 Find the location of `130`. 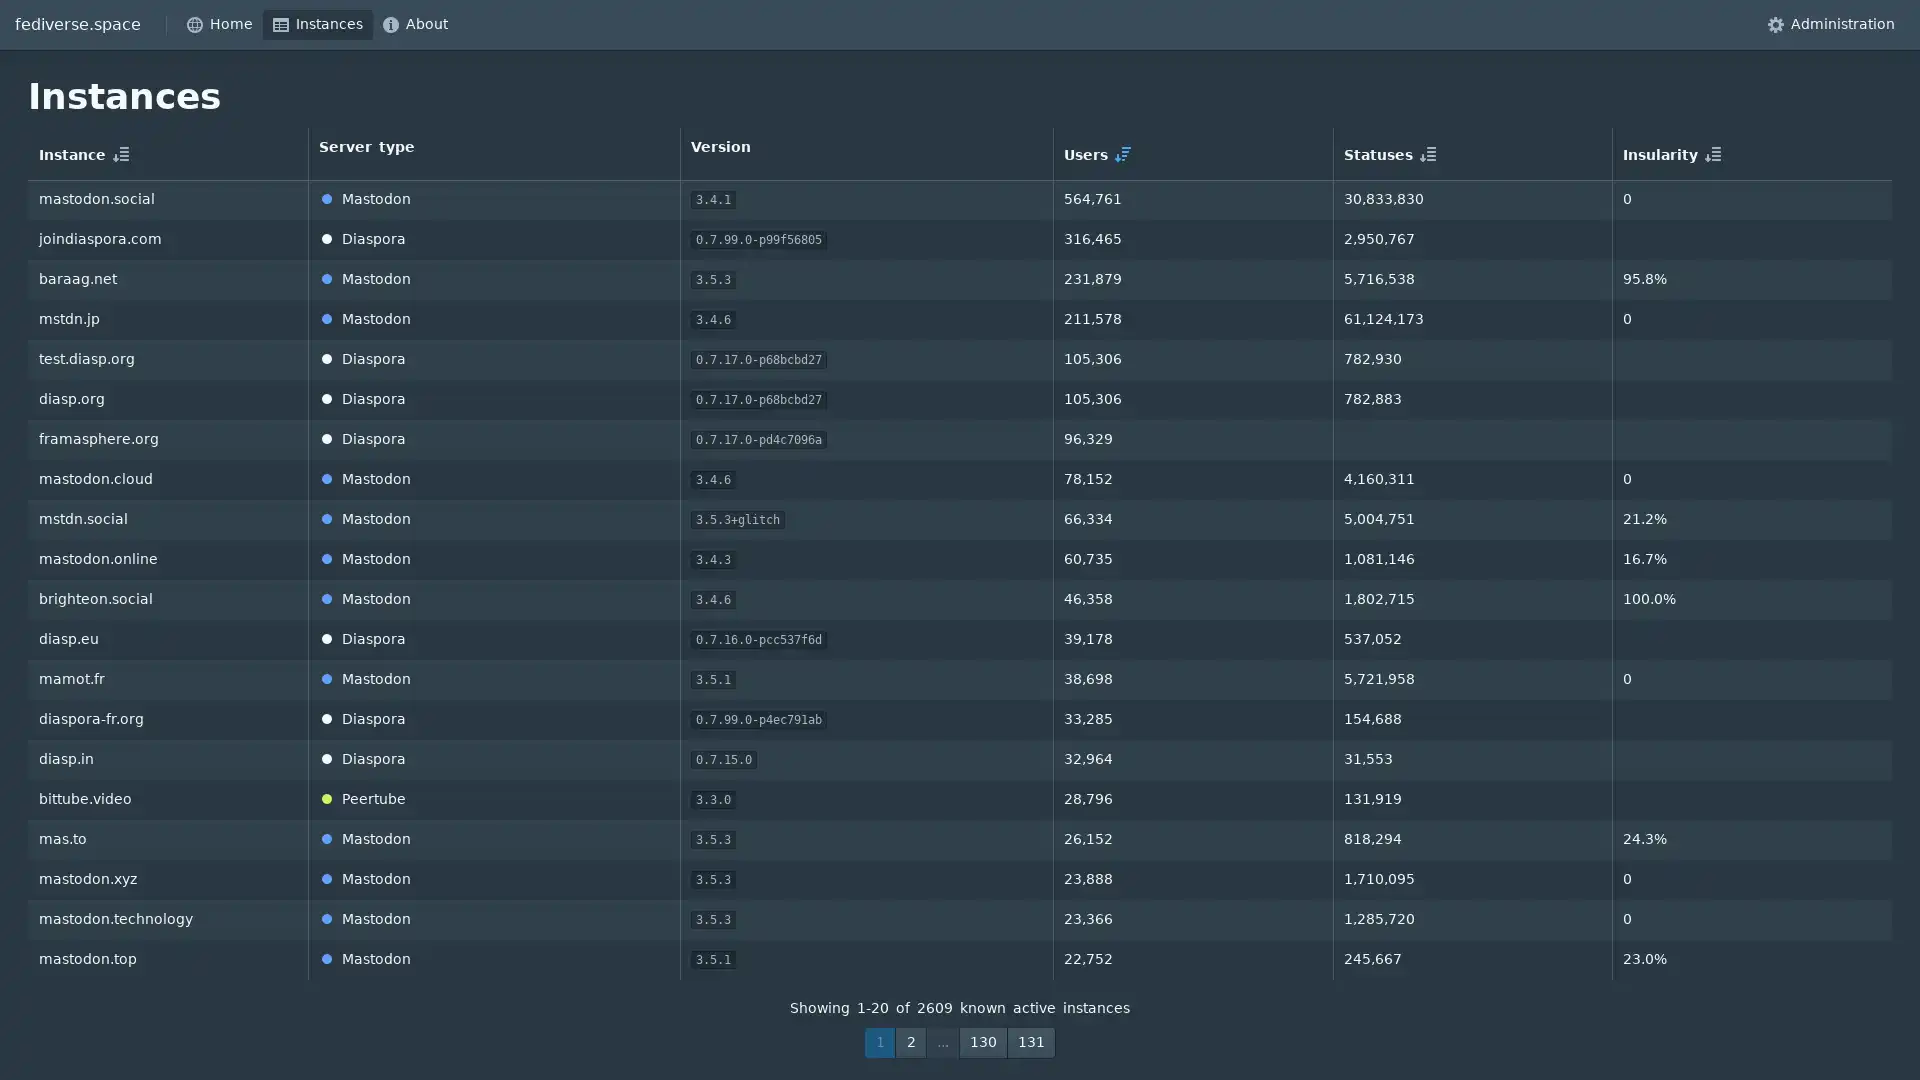

130 is located at coordinates (983, 1041).